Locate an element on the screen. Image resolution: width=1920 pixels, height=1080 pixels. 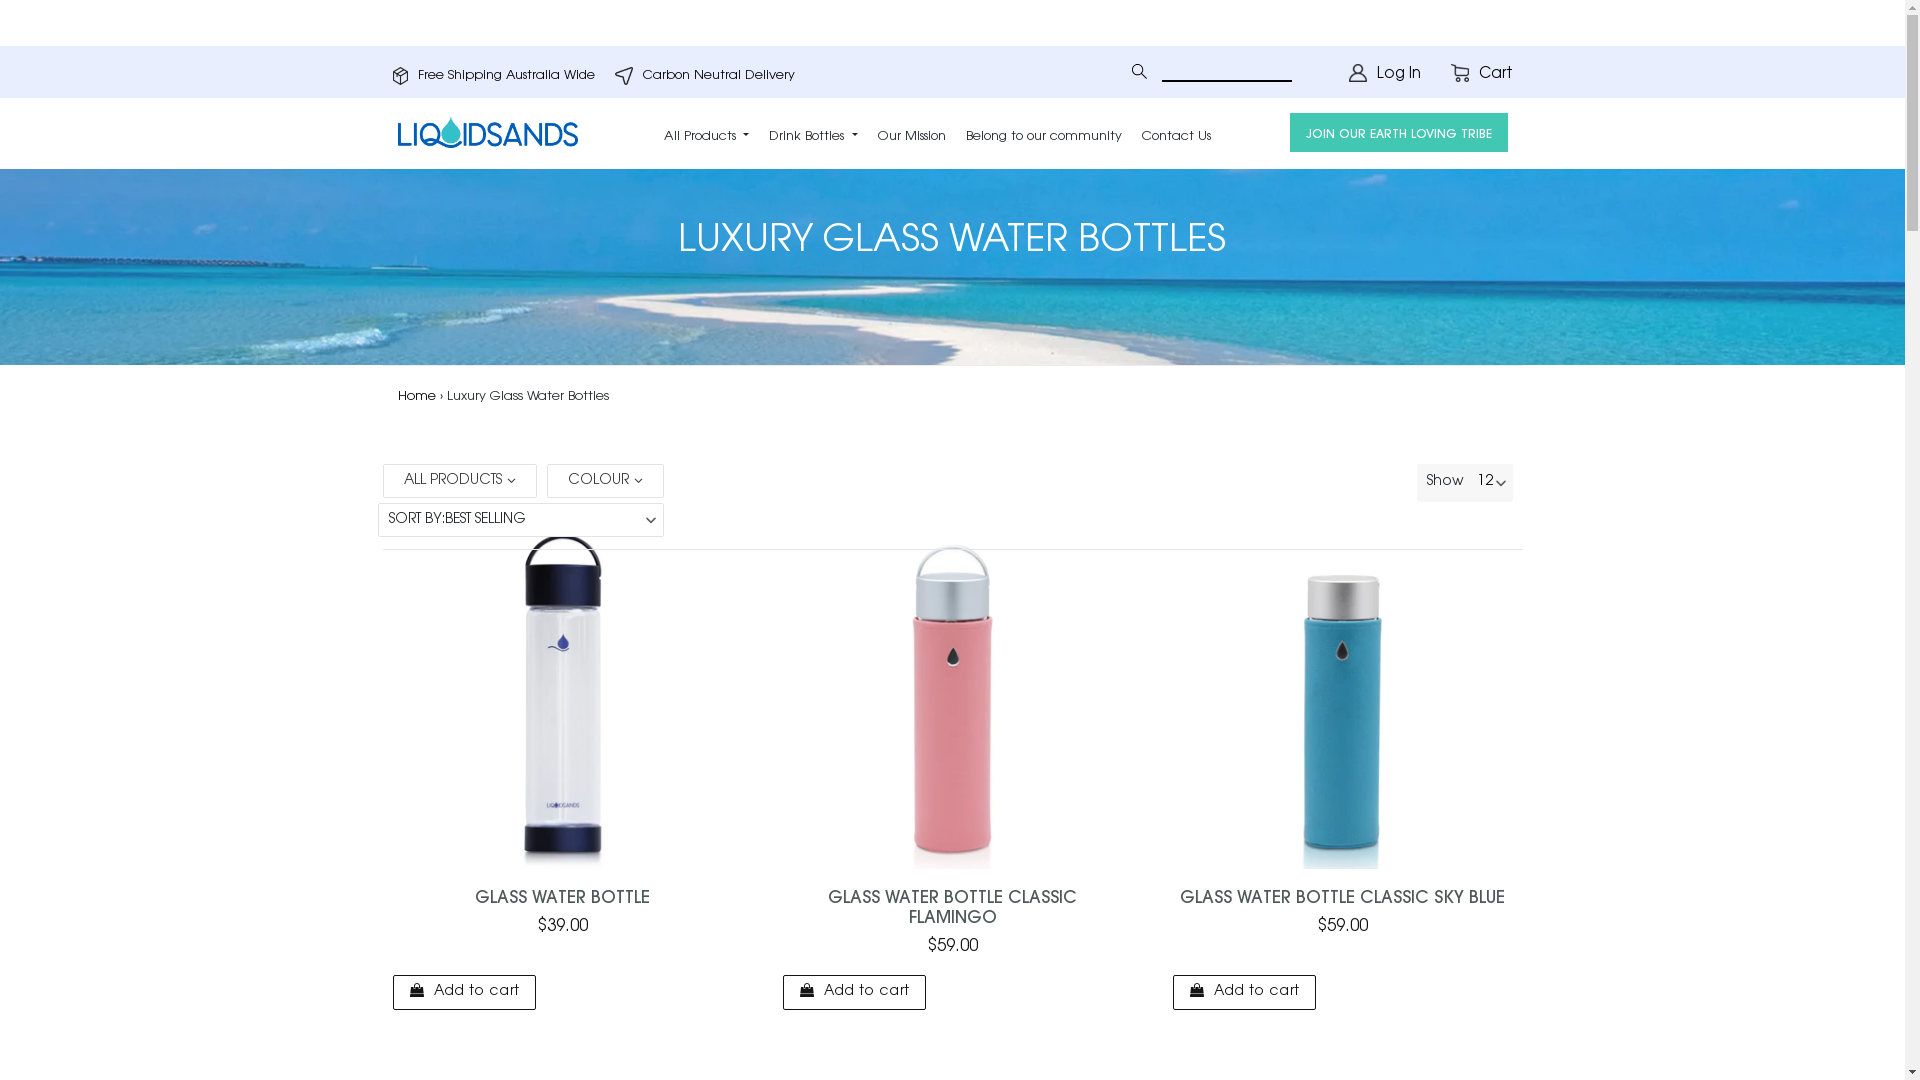
'Cart' is located at coordinates (1481, 74).